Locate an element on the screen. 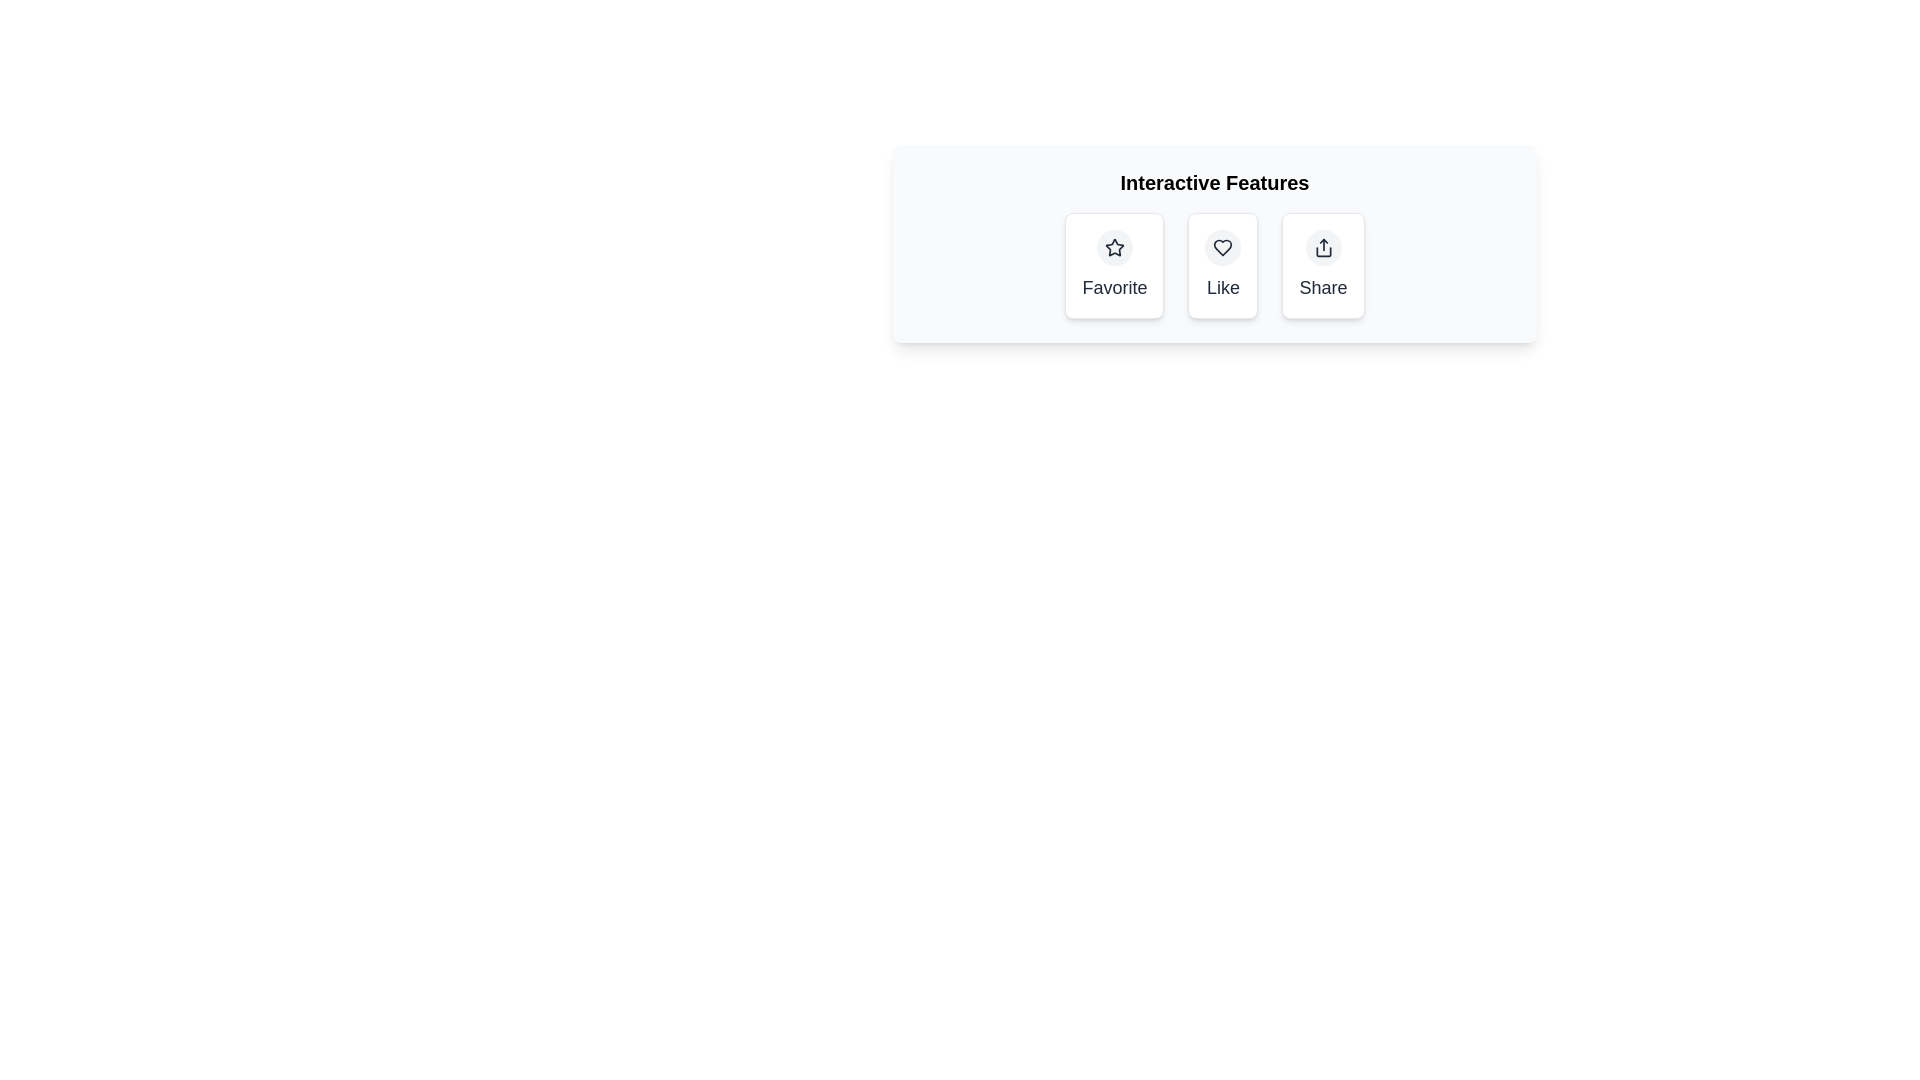 The width and height of the screenshot is (1920, 1080). the Like button to activate it is located at coordinates (1222, 265).